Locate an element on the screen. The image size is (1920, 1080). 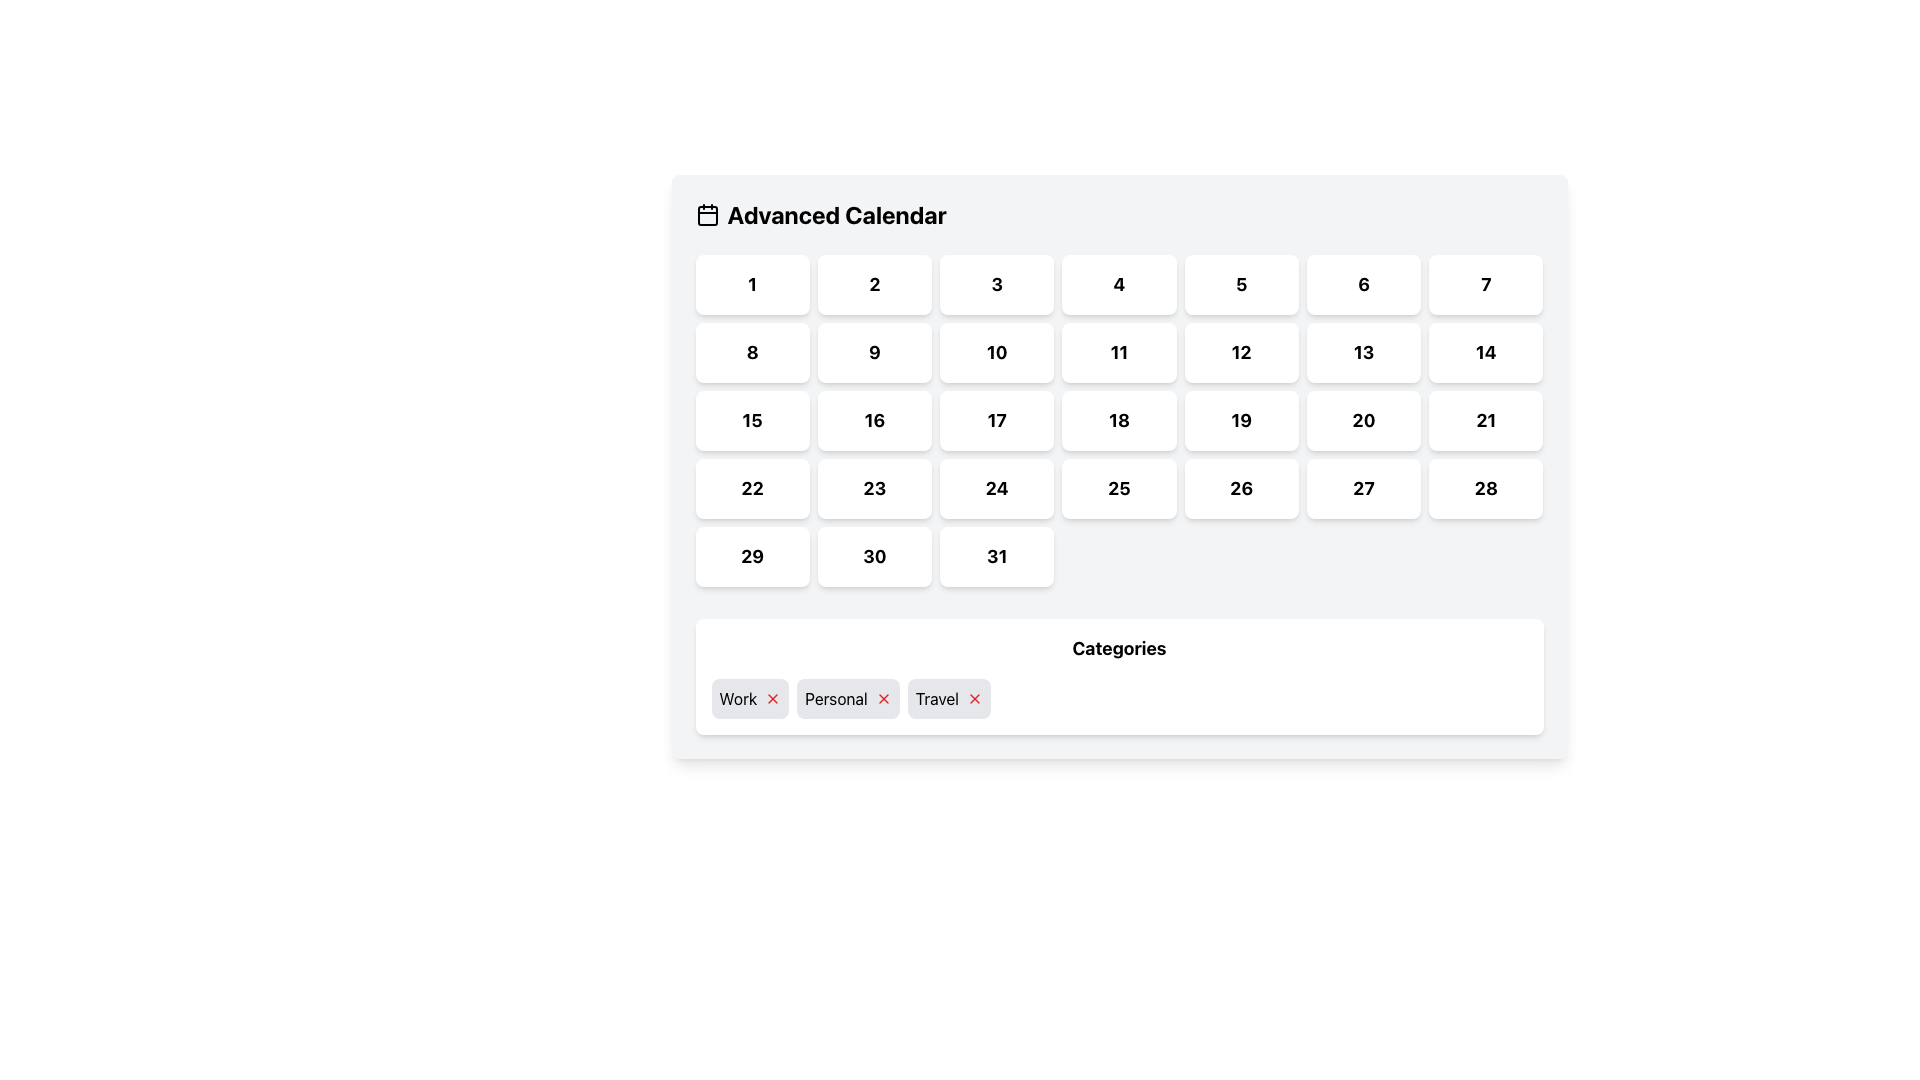
the bold, large-sized text displaying the number '27' in the twelfth button of the calendar grid is located at coordinates (1362, 488).